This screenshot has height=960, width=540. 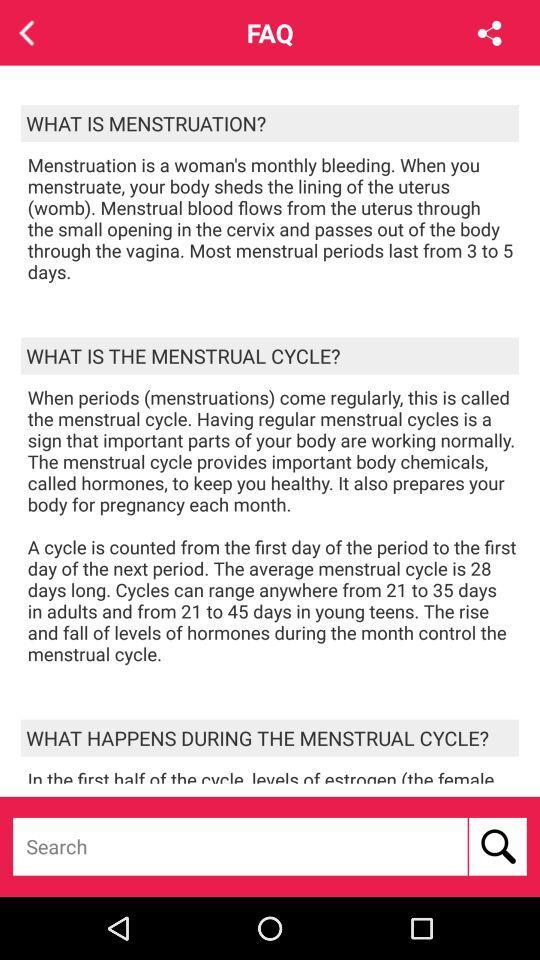 I want to click on the search icon, so click(x=496, y=906).